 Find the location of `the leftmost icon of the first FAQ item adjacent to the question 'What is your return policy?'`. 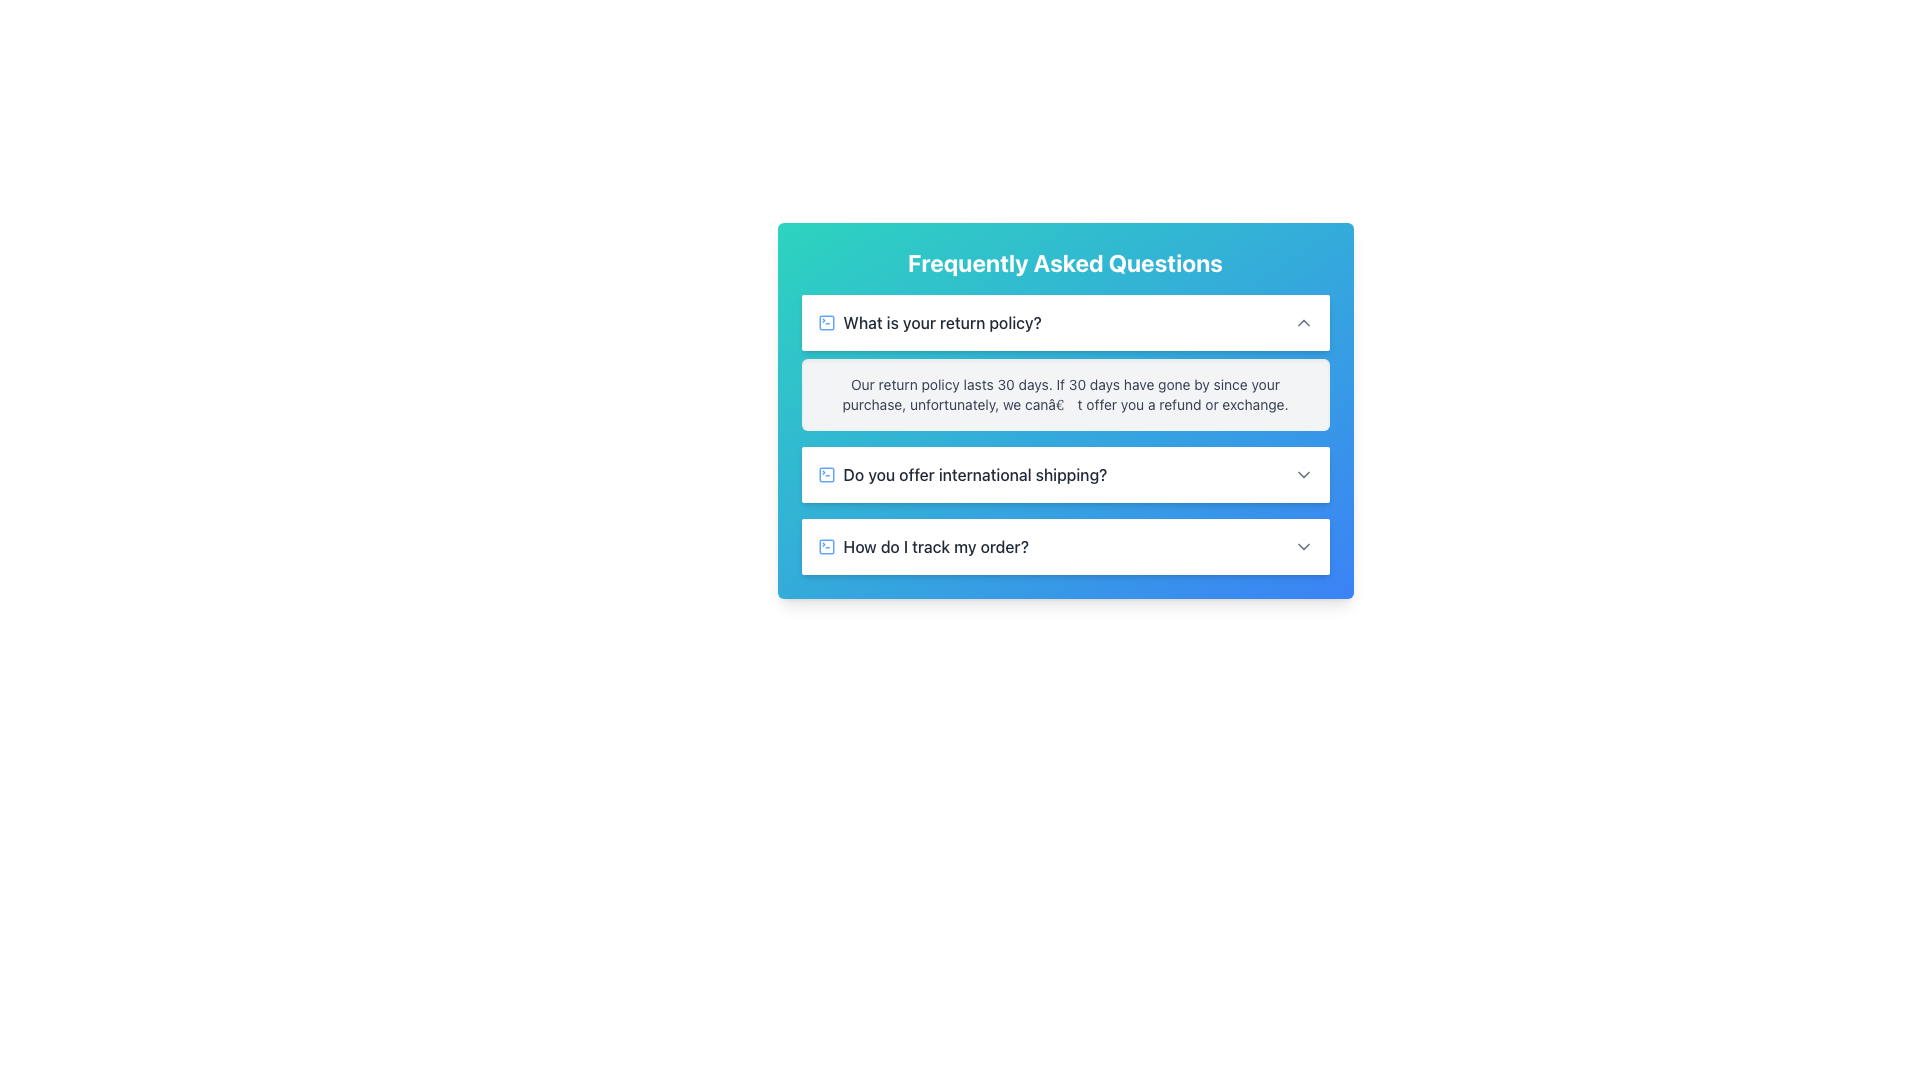

the leftmost icon of the first FAQ item adjacent to the question 'What is your return policy?' is located at coordinates (826, 322).